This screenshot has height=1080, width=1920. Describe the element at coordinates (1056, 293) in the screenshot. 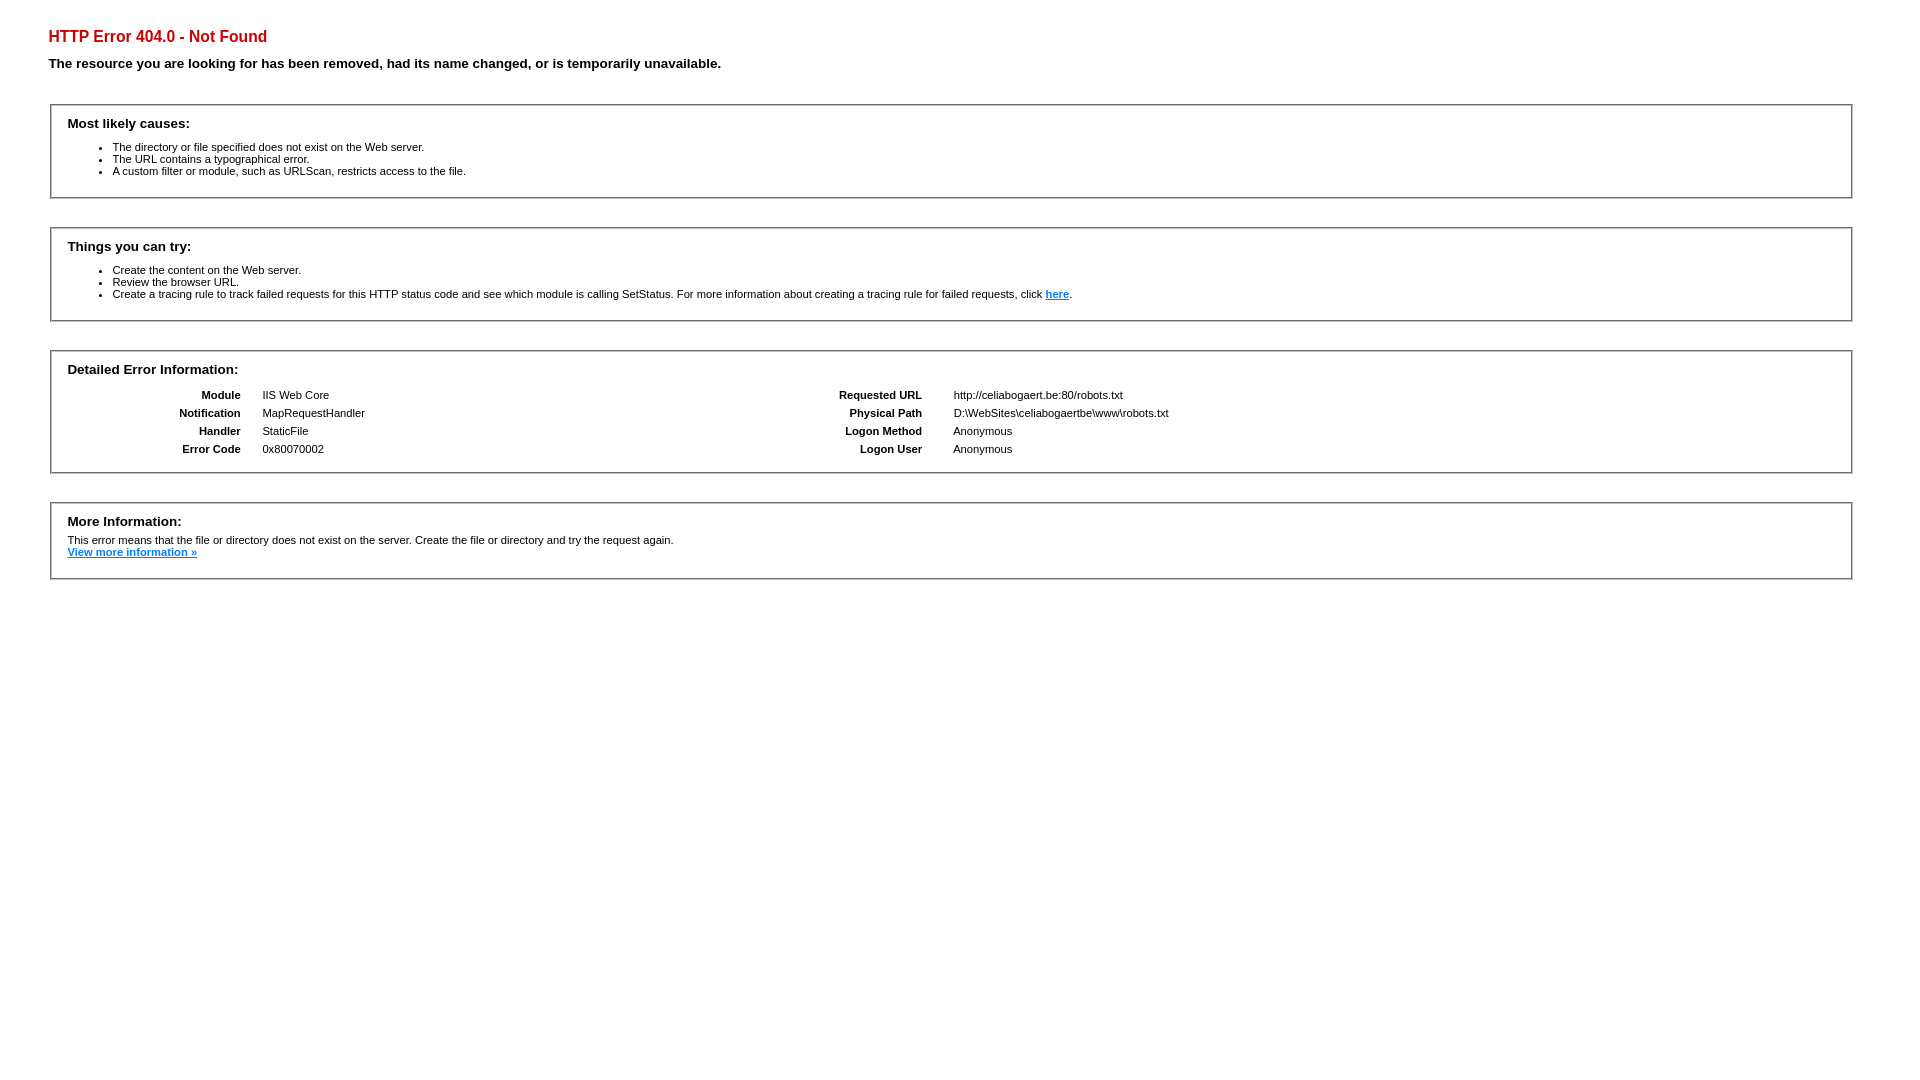

I see `'here'` at that location.